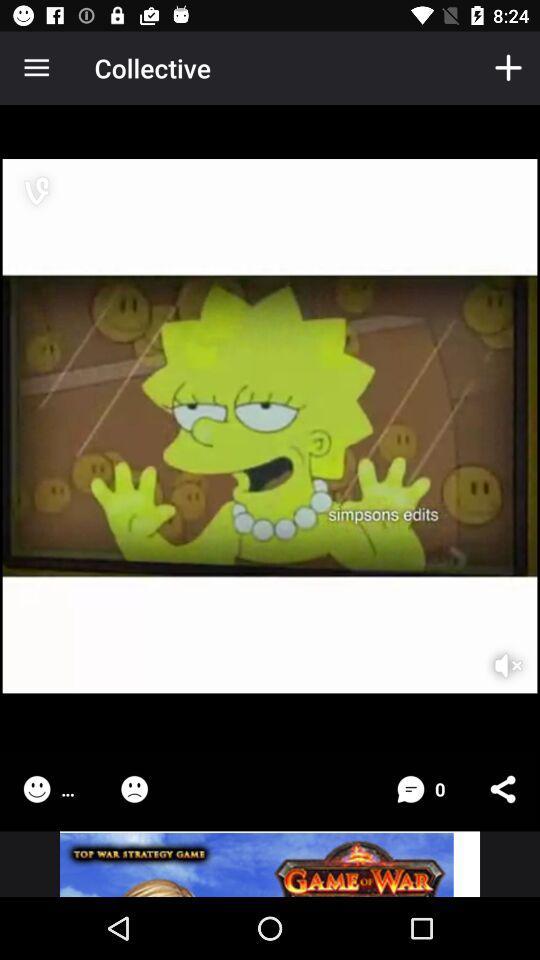 Image resolution: width=540 pixels, height=960 pixels. I want to click on mute sound, so click(494, 651).